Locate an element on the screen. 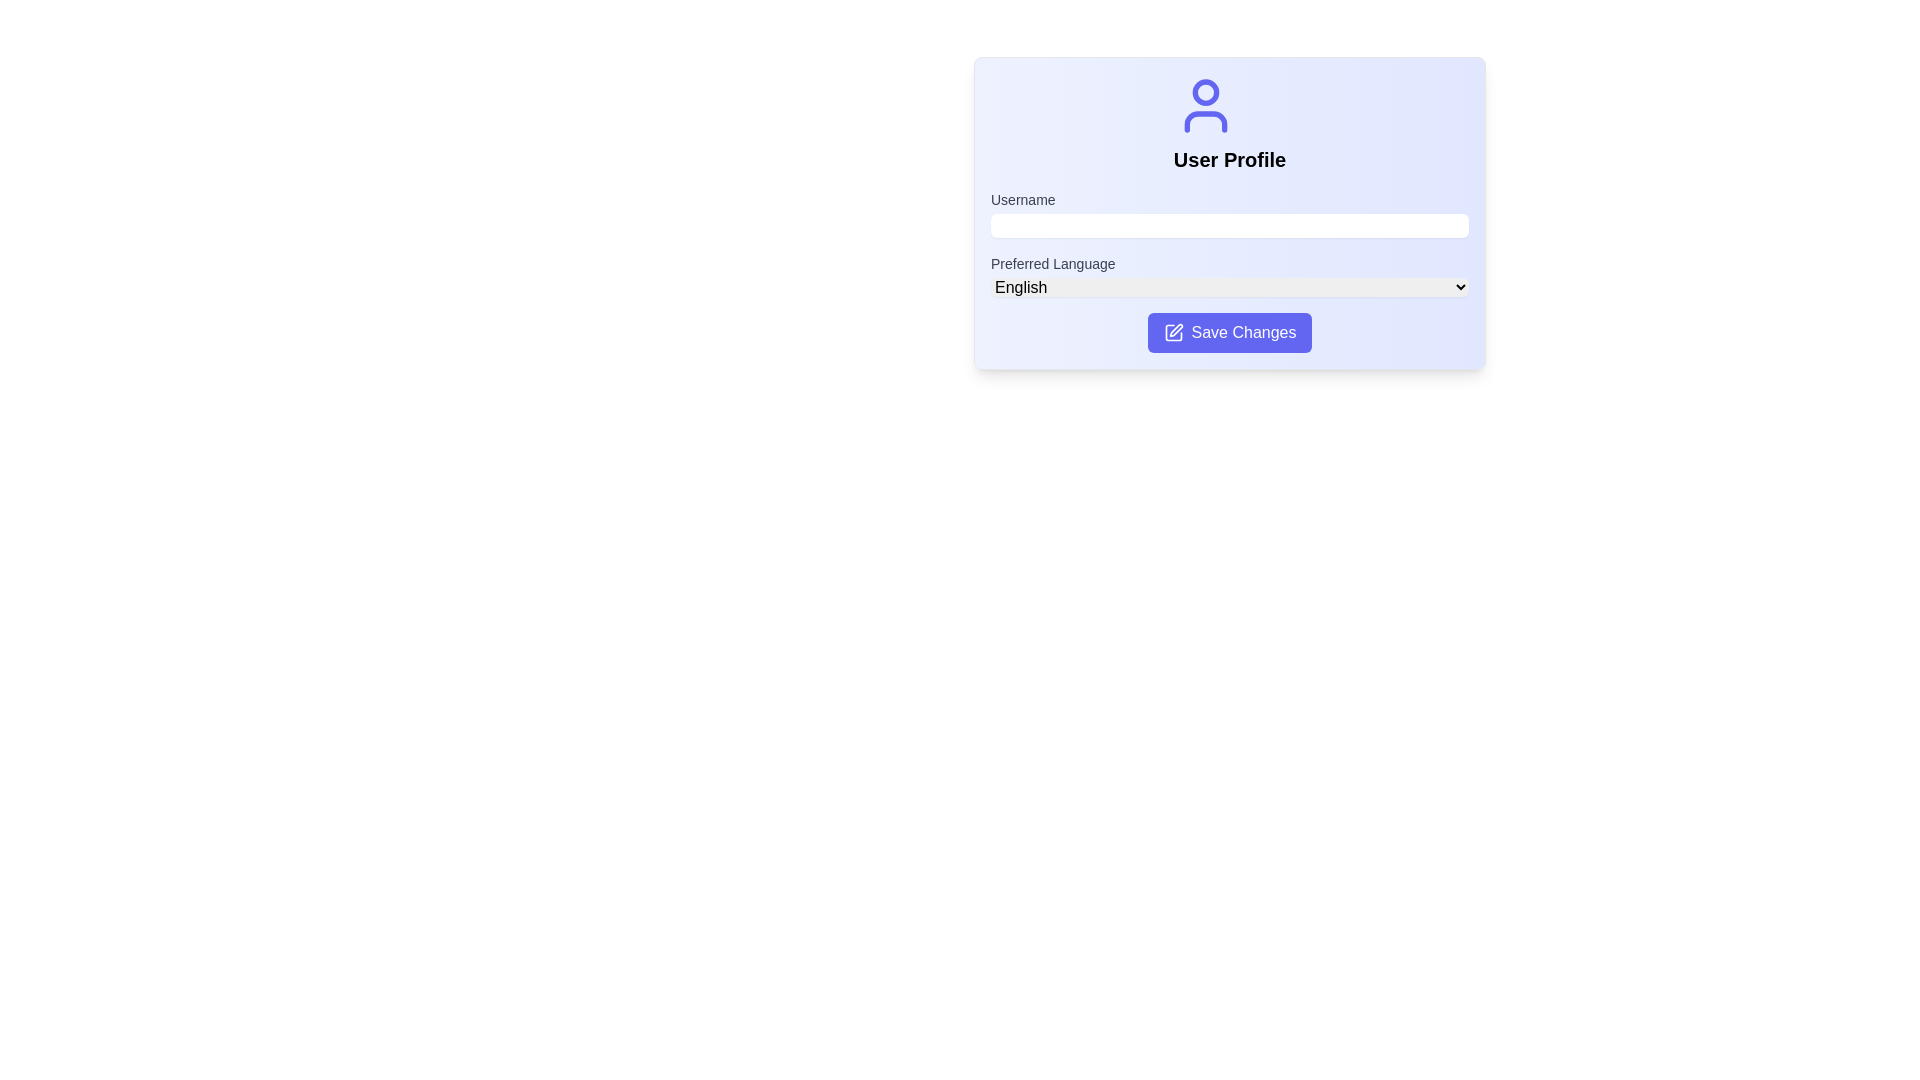 Image resolution: width=1920 pixels, height=1080 pixels. the 'Preferred Language' dropdown menu is located at coordinates (1228, 275).